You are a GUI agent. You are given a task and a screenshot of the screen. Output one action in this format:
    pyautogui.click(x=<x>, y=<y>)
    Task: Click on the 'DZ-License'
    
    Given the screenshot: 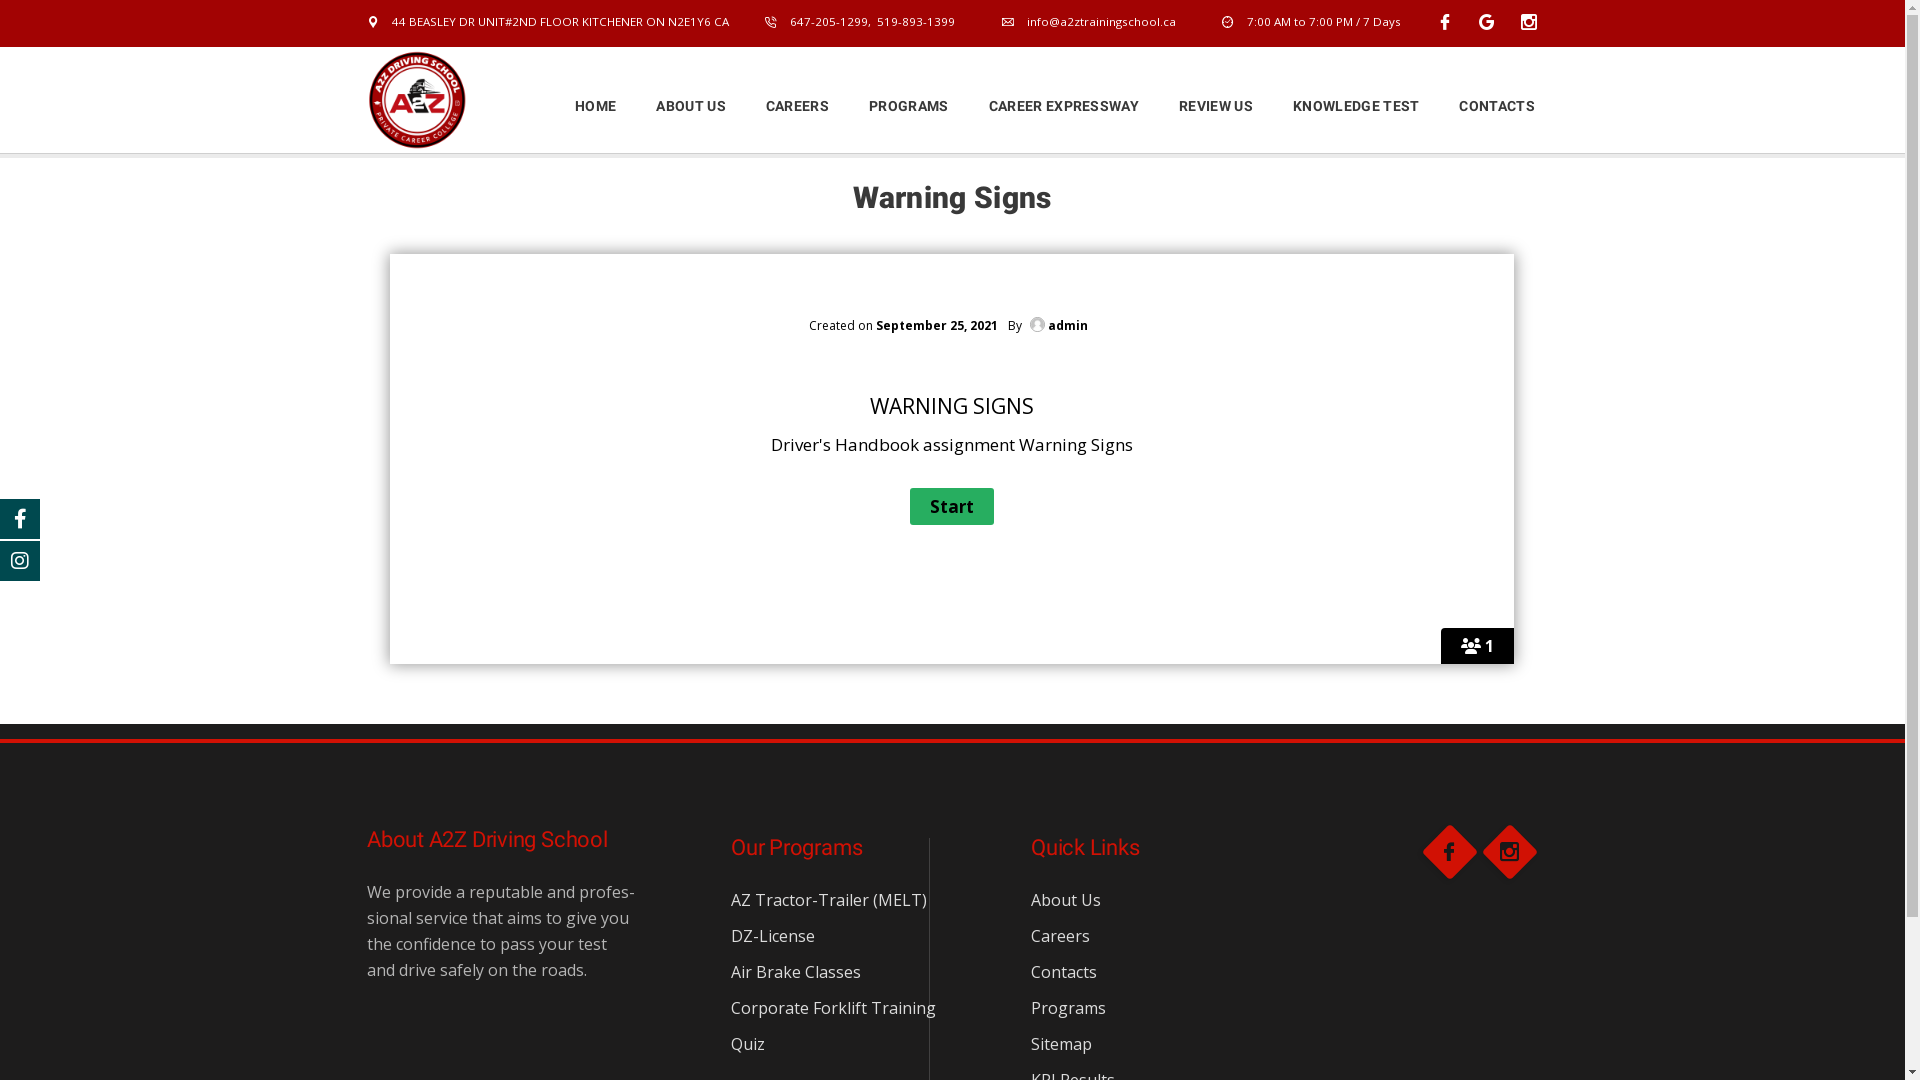 What is the action you would take?
    pyautogui.click(x=771, y=936)
    